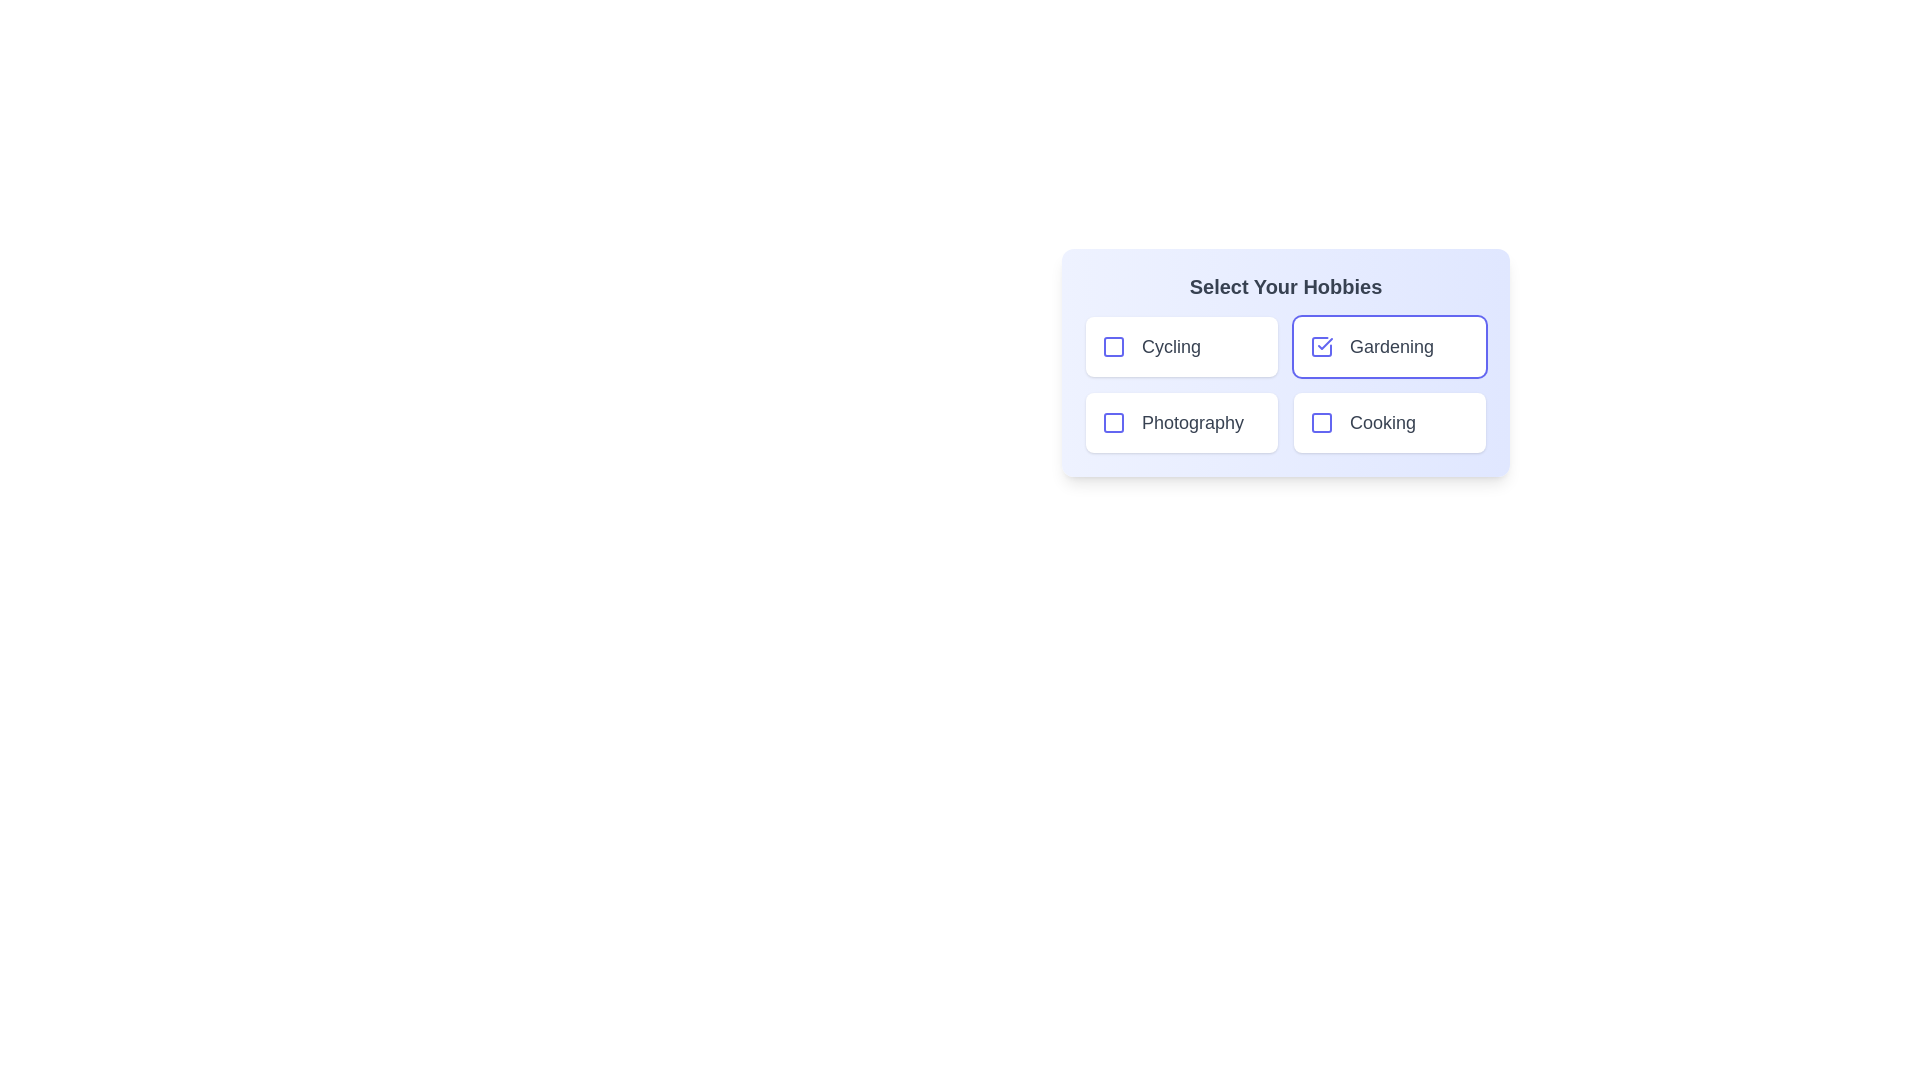 The image size is (1920, 1080). I want to click on the hobby item Gardening to observe its hover effect, so click(1389, 346).